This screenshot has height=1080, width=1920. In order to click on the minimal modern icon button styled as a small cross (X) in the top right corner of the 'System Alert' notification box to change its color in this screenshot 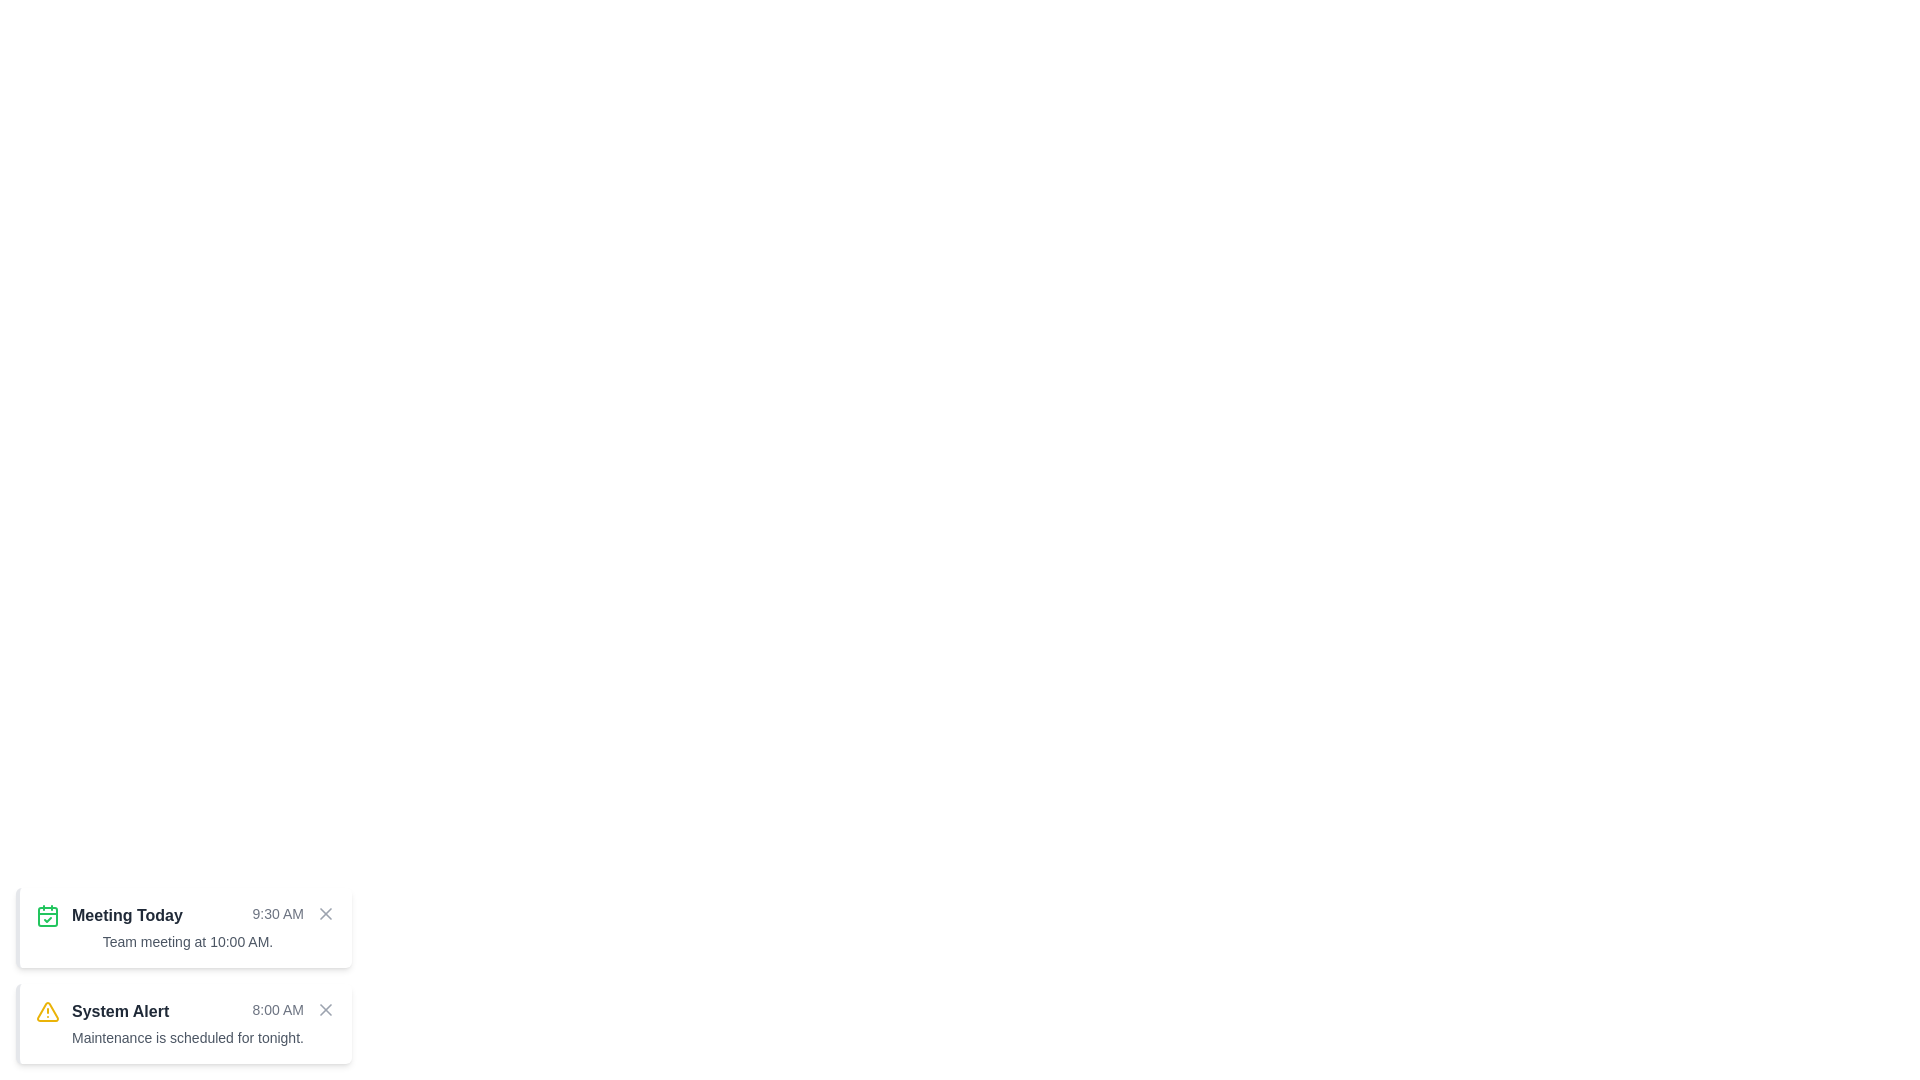, I will do `click(326, 1010)`.